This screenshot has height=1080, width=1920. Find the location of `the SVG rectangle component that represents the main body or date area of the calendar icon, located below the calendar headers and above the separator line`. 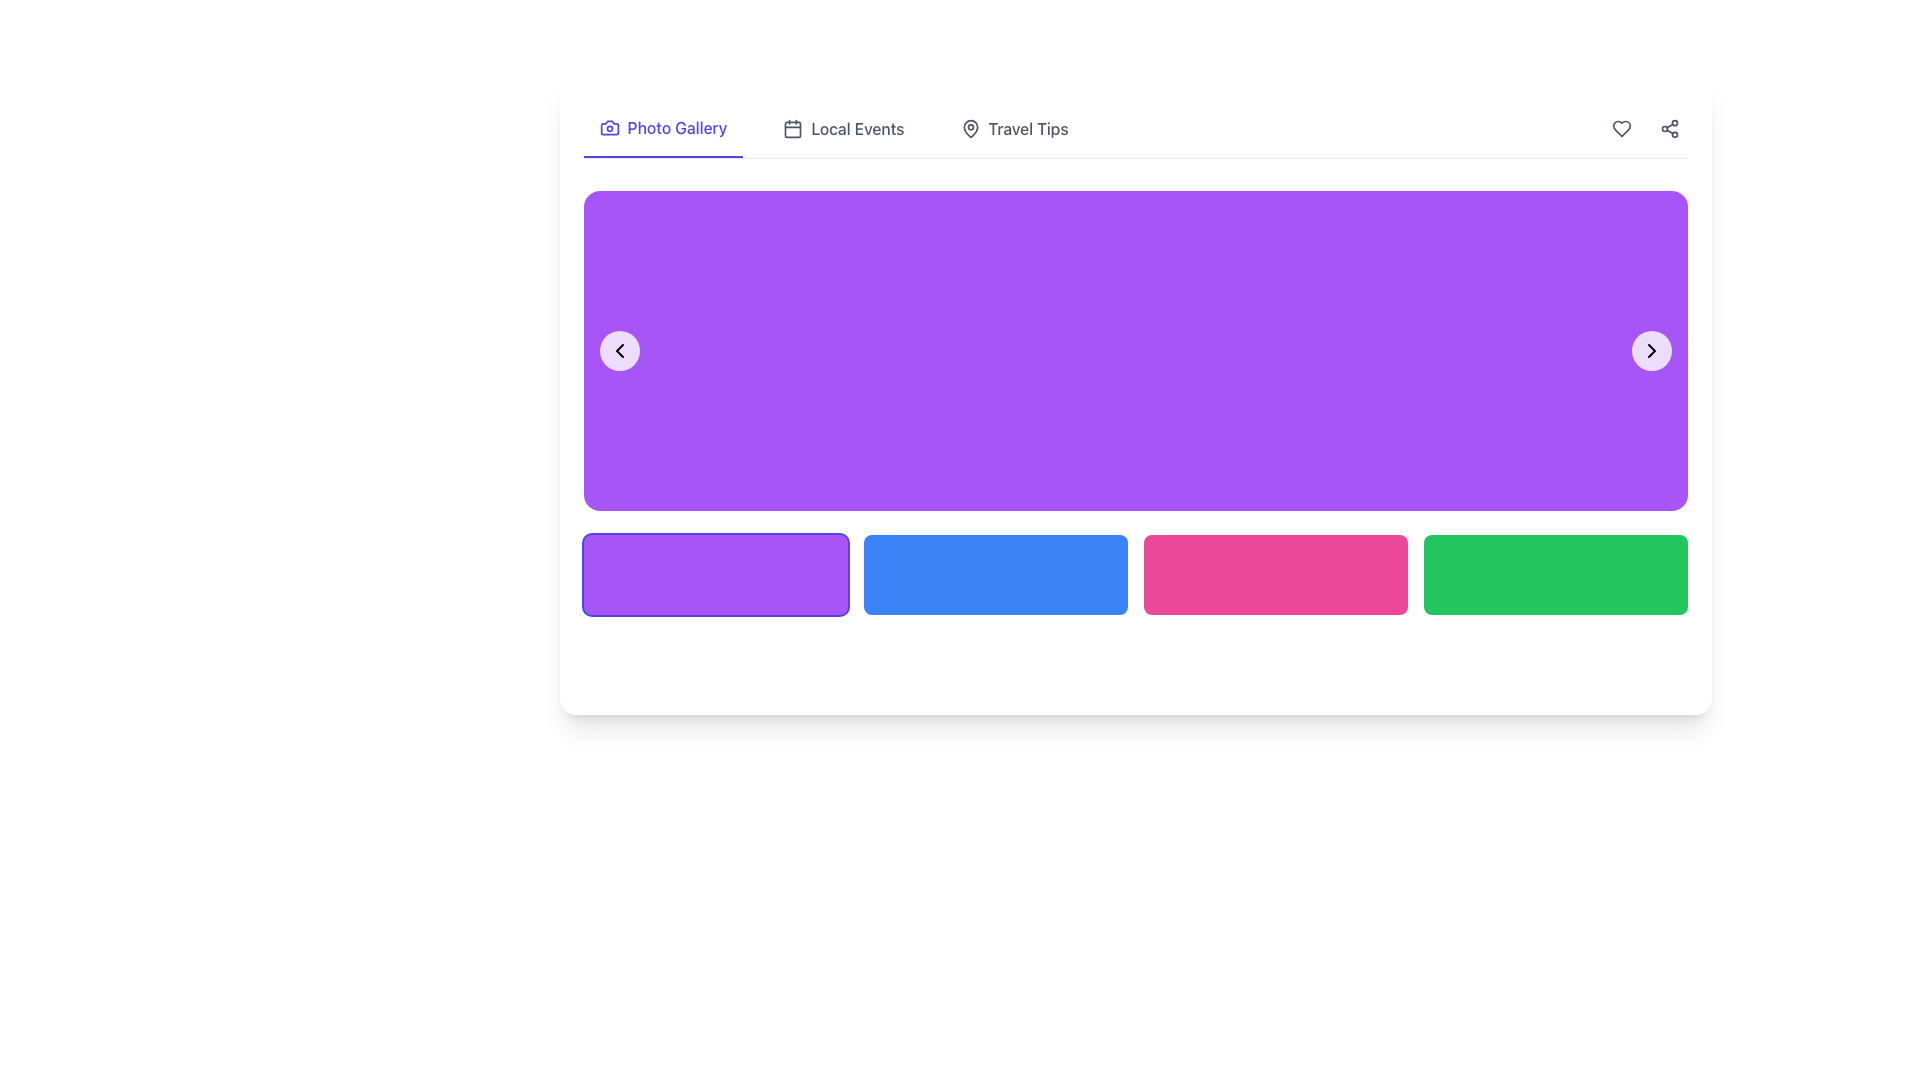

the SVG rectangle component that represents the main body or date area of the calendar icon, located below the calendar headers and above the separator line is located at coordinates (792, 129).